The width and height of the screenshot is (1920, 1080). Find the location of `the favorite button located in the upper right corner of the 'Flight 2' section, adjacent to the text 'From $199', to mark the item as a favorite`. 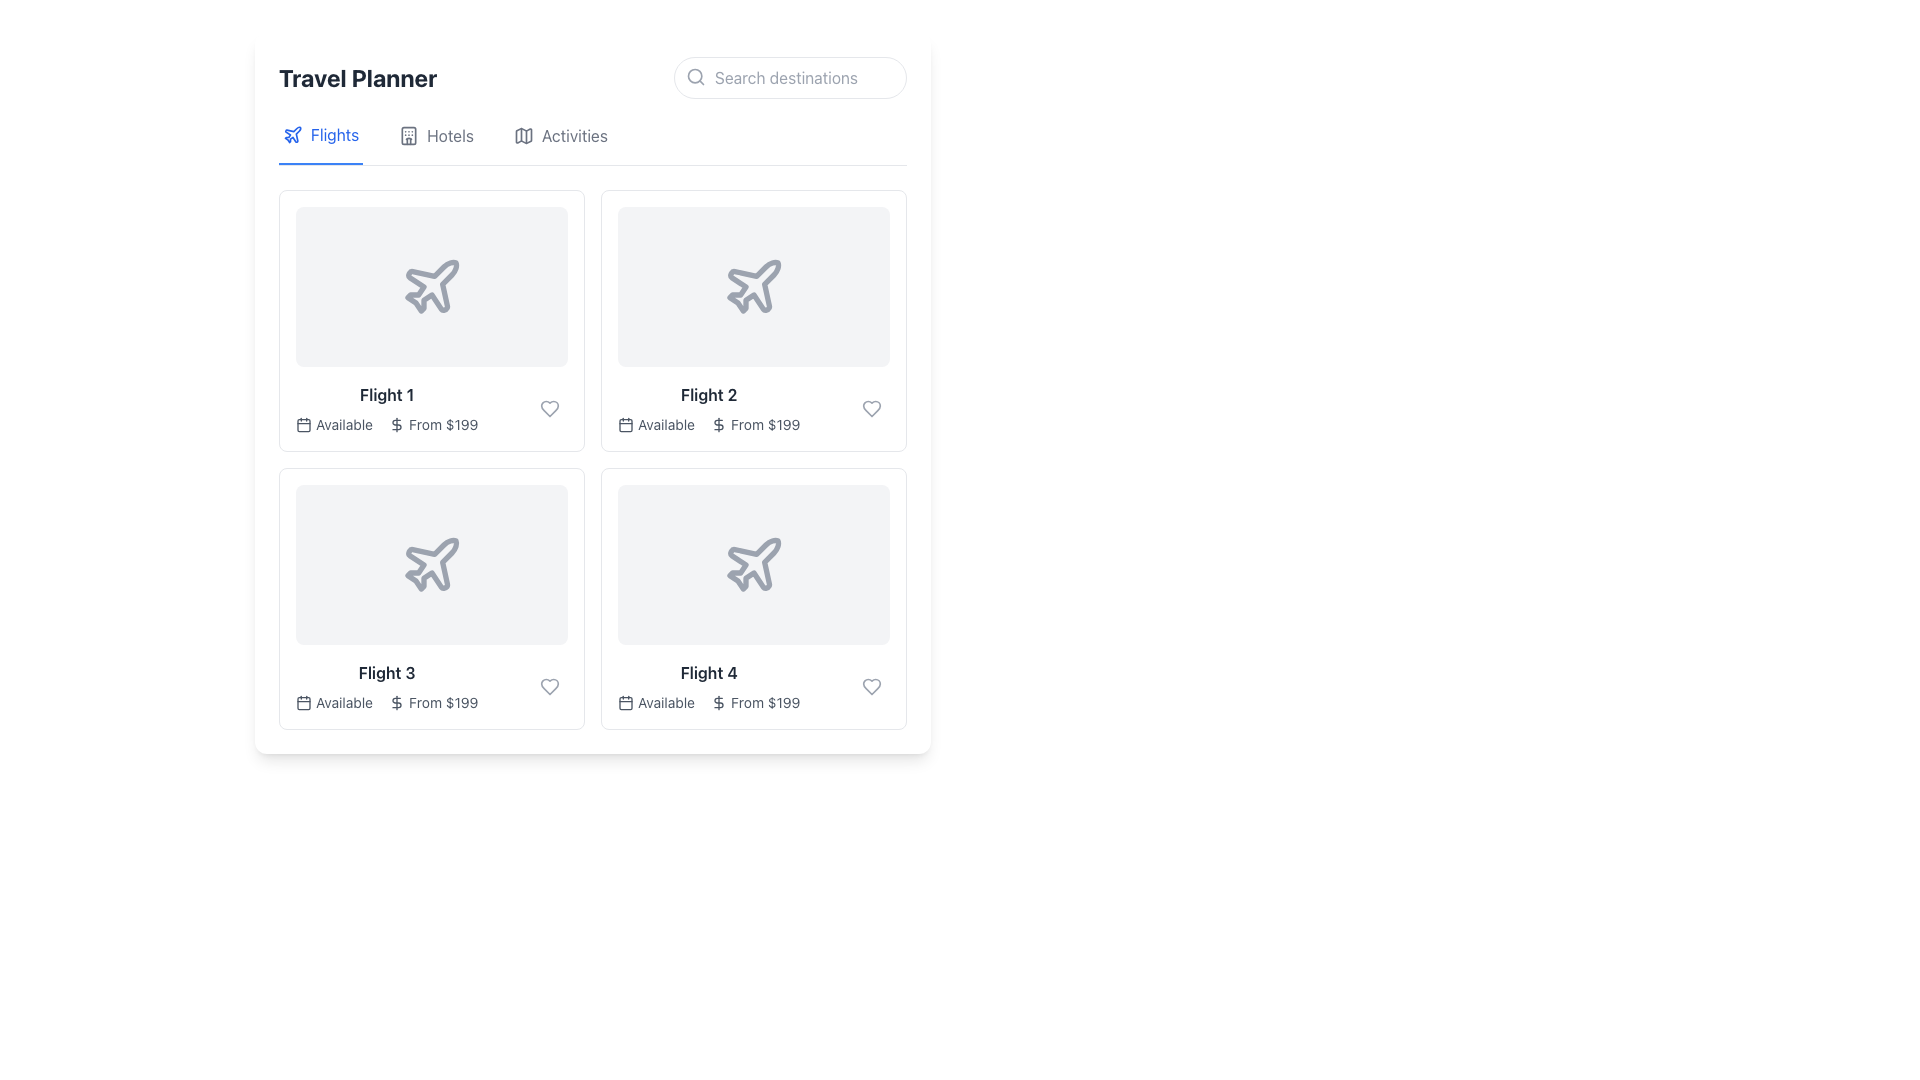

the favorite button located in the upper right corner of the 'Flight 2' section, adjacent to the text 'From $199', to mark the item as a favorite is located at coordinates (872, 407).